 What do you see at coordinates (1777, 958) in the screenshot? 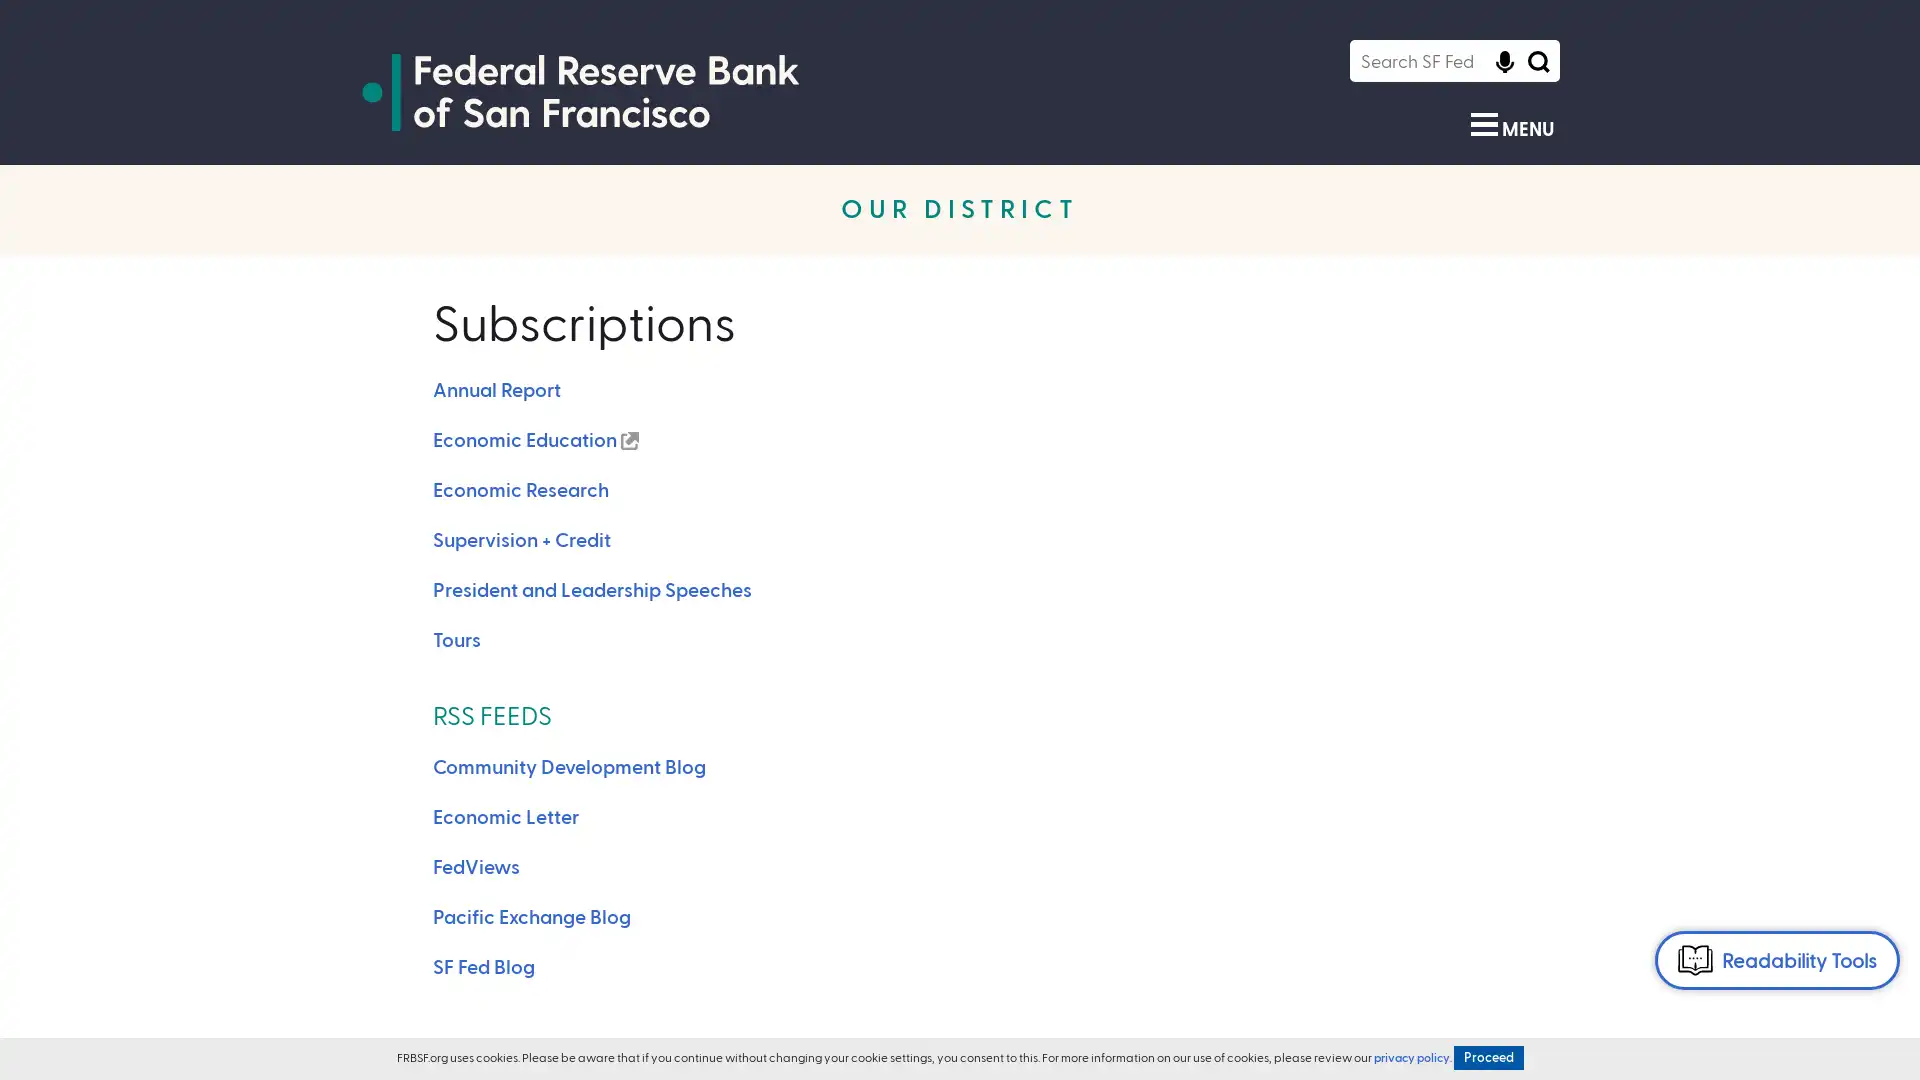
I see `Readability Tools` at bounding box center [1777, 958].